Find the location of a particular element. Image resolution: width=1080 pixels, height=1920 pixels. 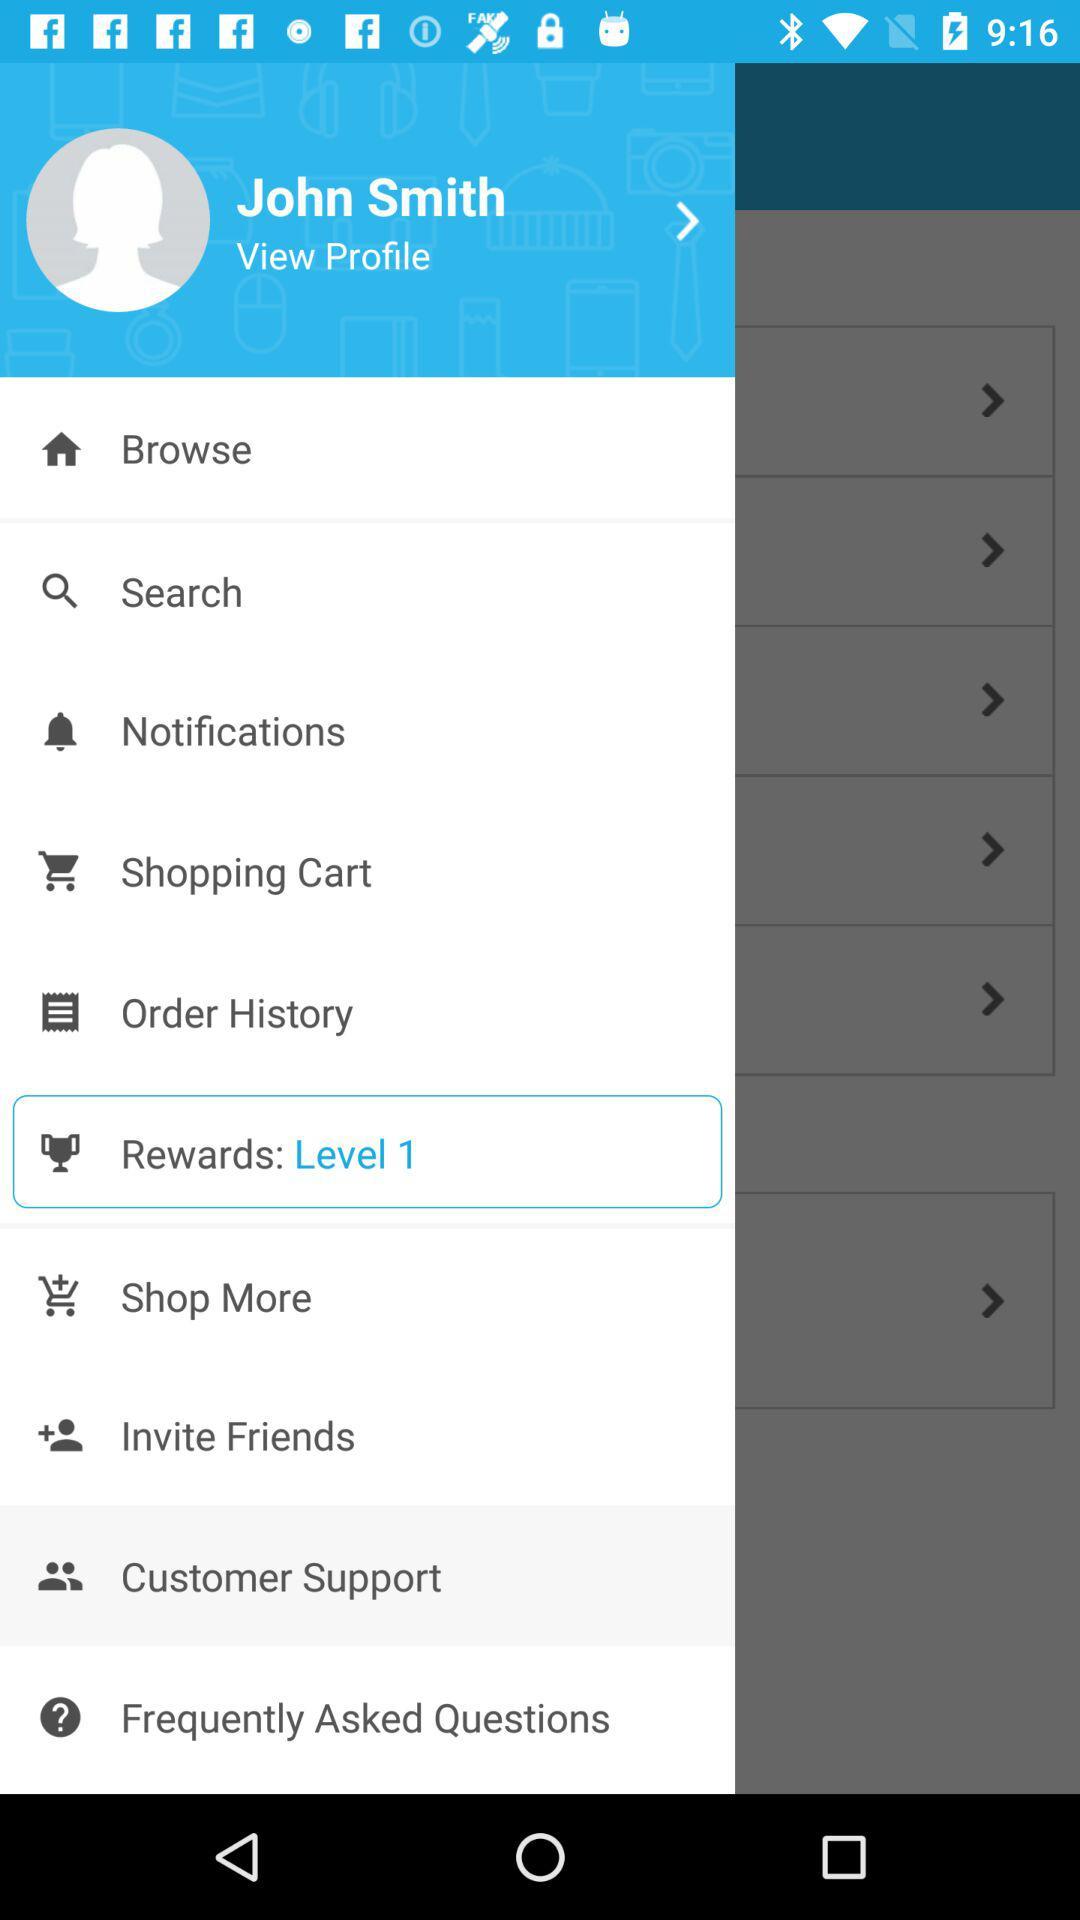

cart icon which is before shopping cart on the page is located at coordinates (59, 870).